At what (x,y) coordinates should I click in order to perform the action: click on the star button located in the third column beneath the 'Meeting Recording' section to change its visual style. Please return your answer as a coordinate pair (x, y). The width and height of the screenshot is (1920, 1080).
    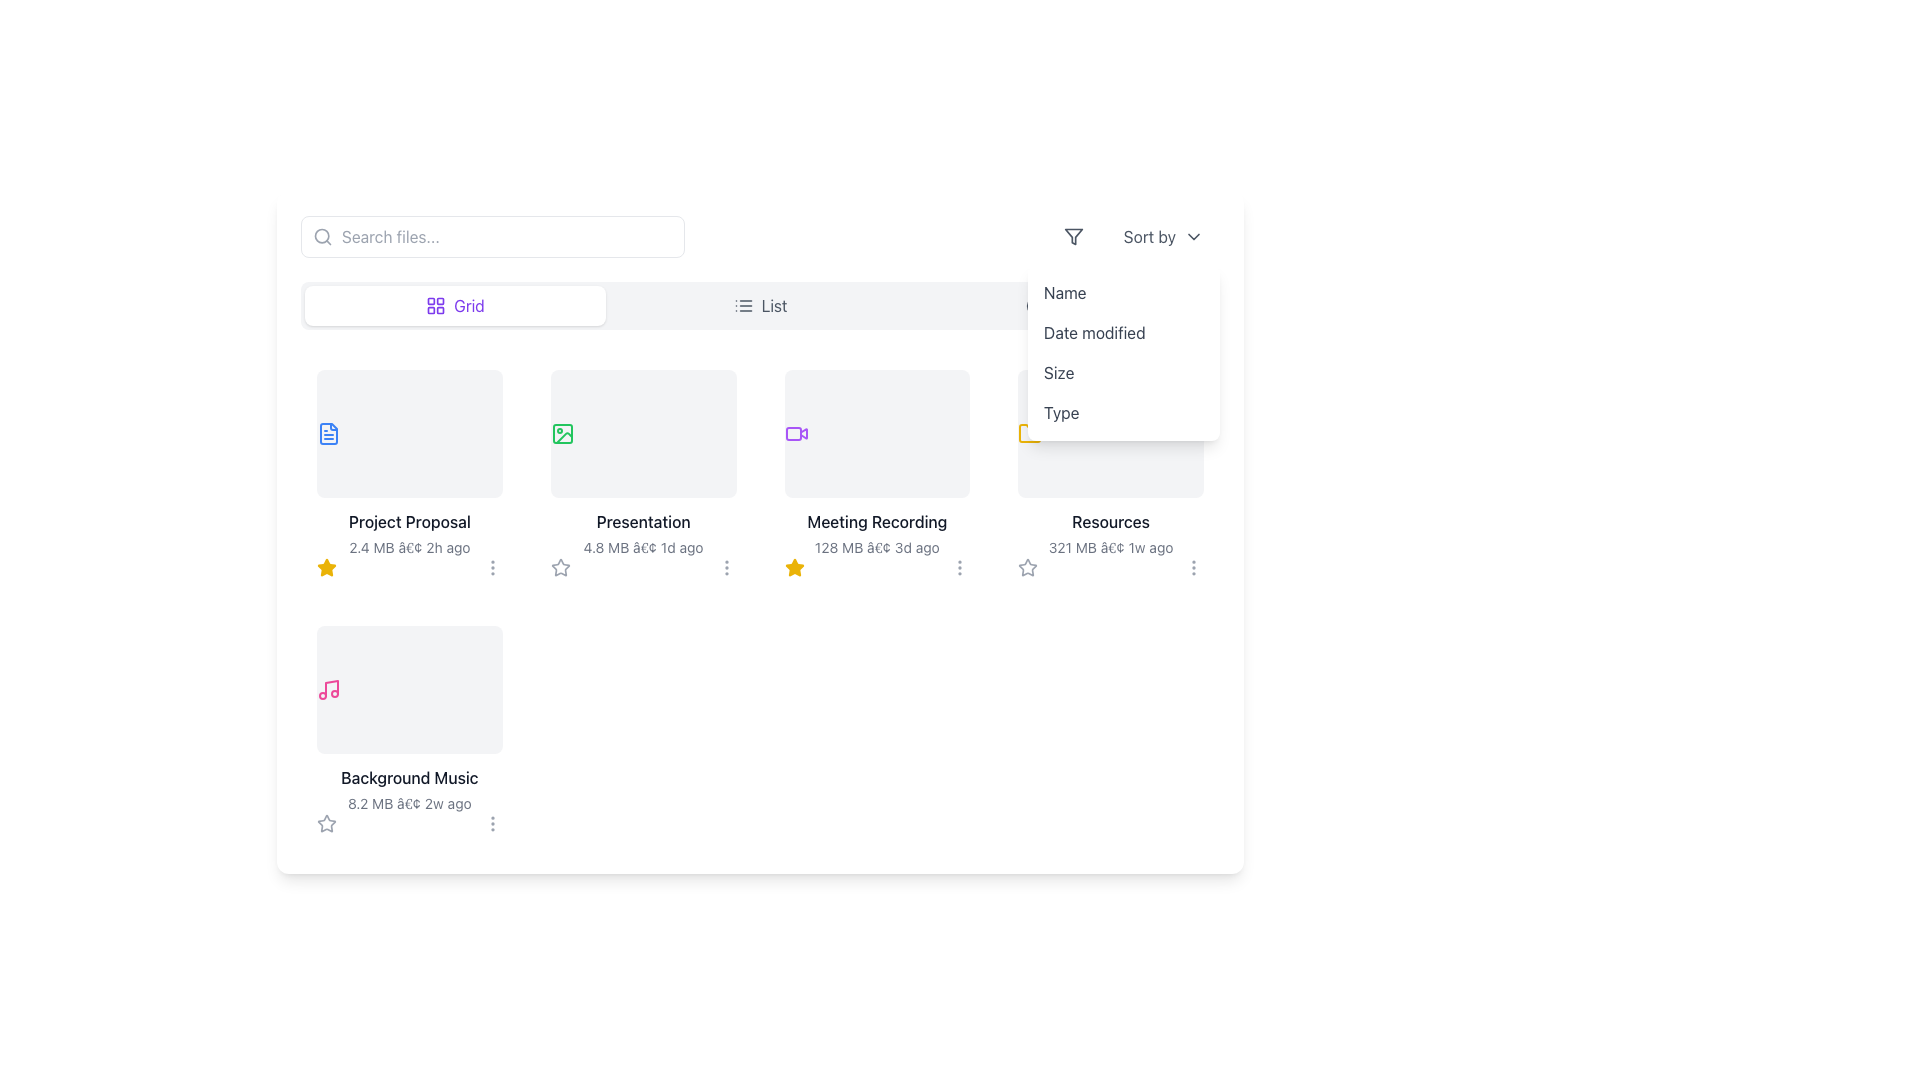
    Looking at the image, I should click on (793, 567).